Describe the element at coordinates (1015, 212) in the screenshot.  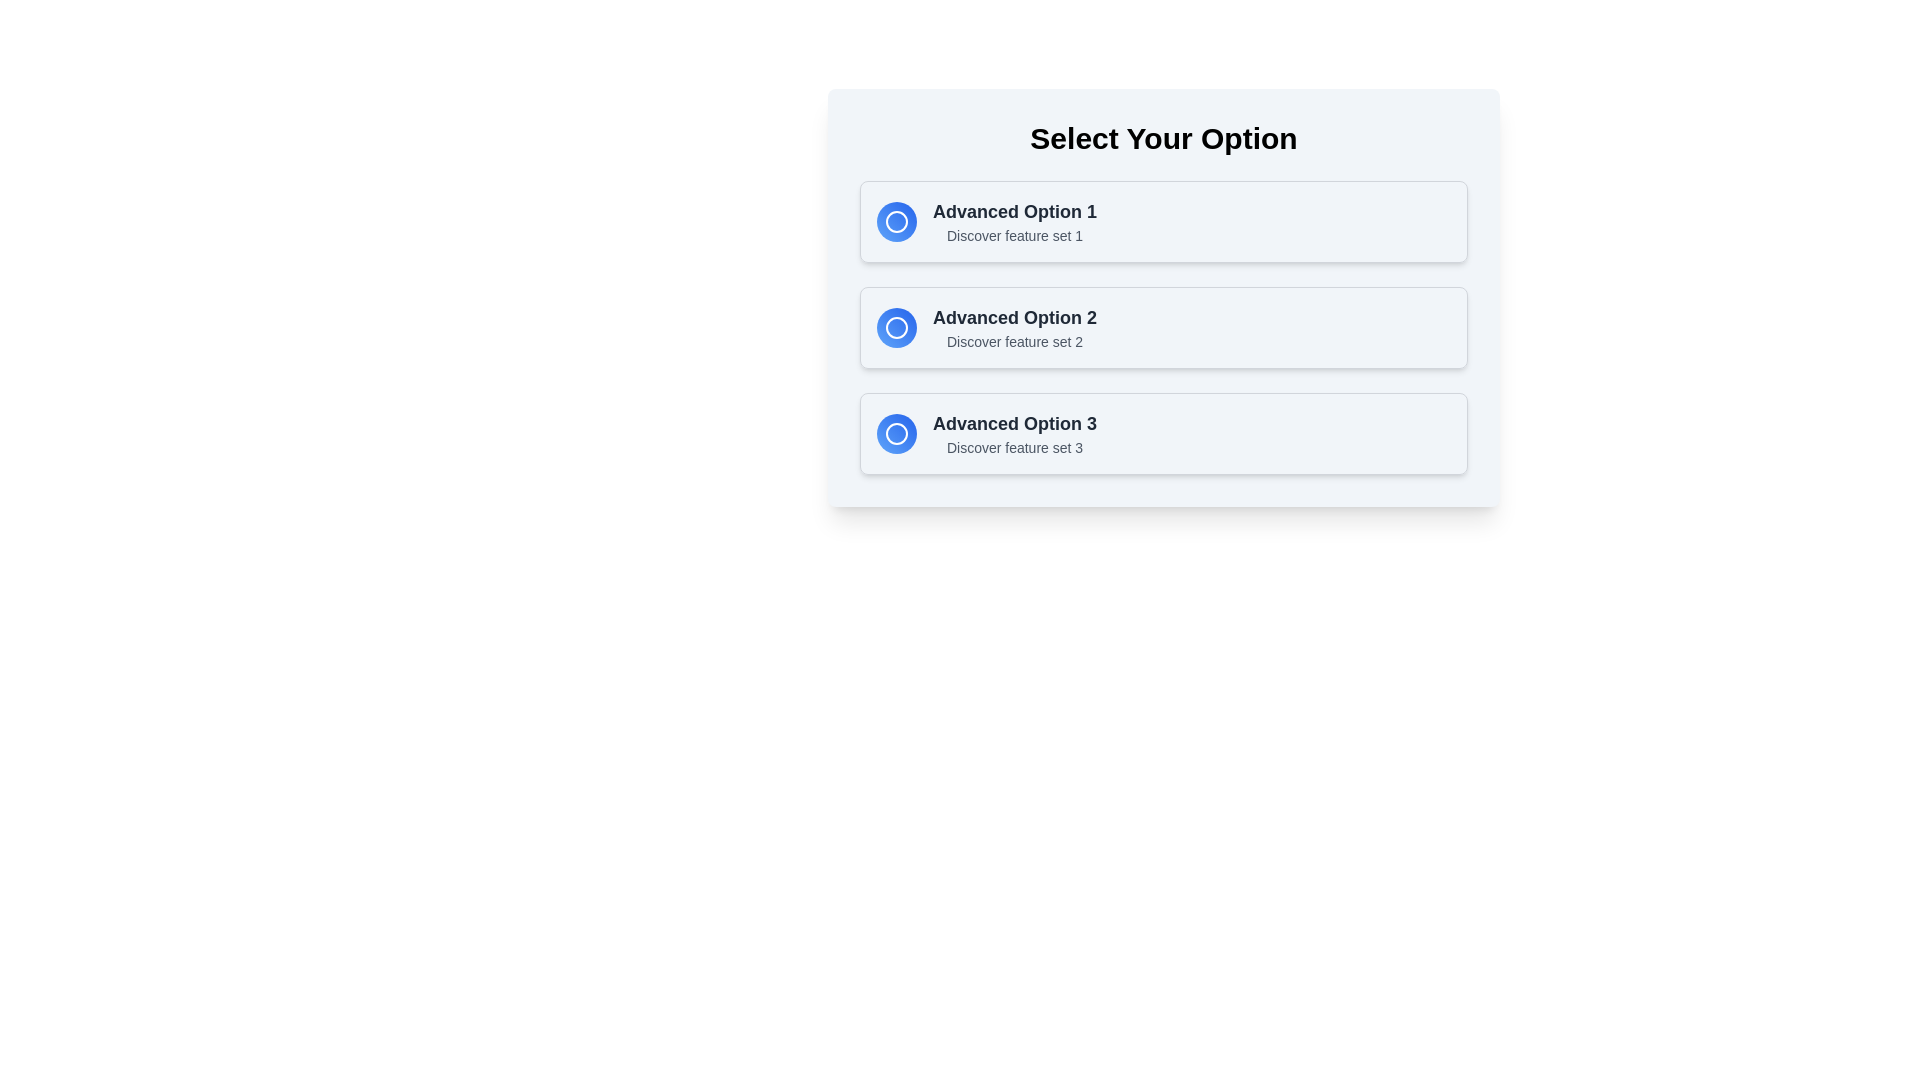
I see `the text label displaying 'Advanced Option 1', which is formatted with a larger font size, bold text, and dark gray color, located in the first item of a vertically arranged list, near the top and to the right of a circular button` at that location.